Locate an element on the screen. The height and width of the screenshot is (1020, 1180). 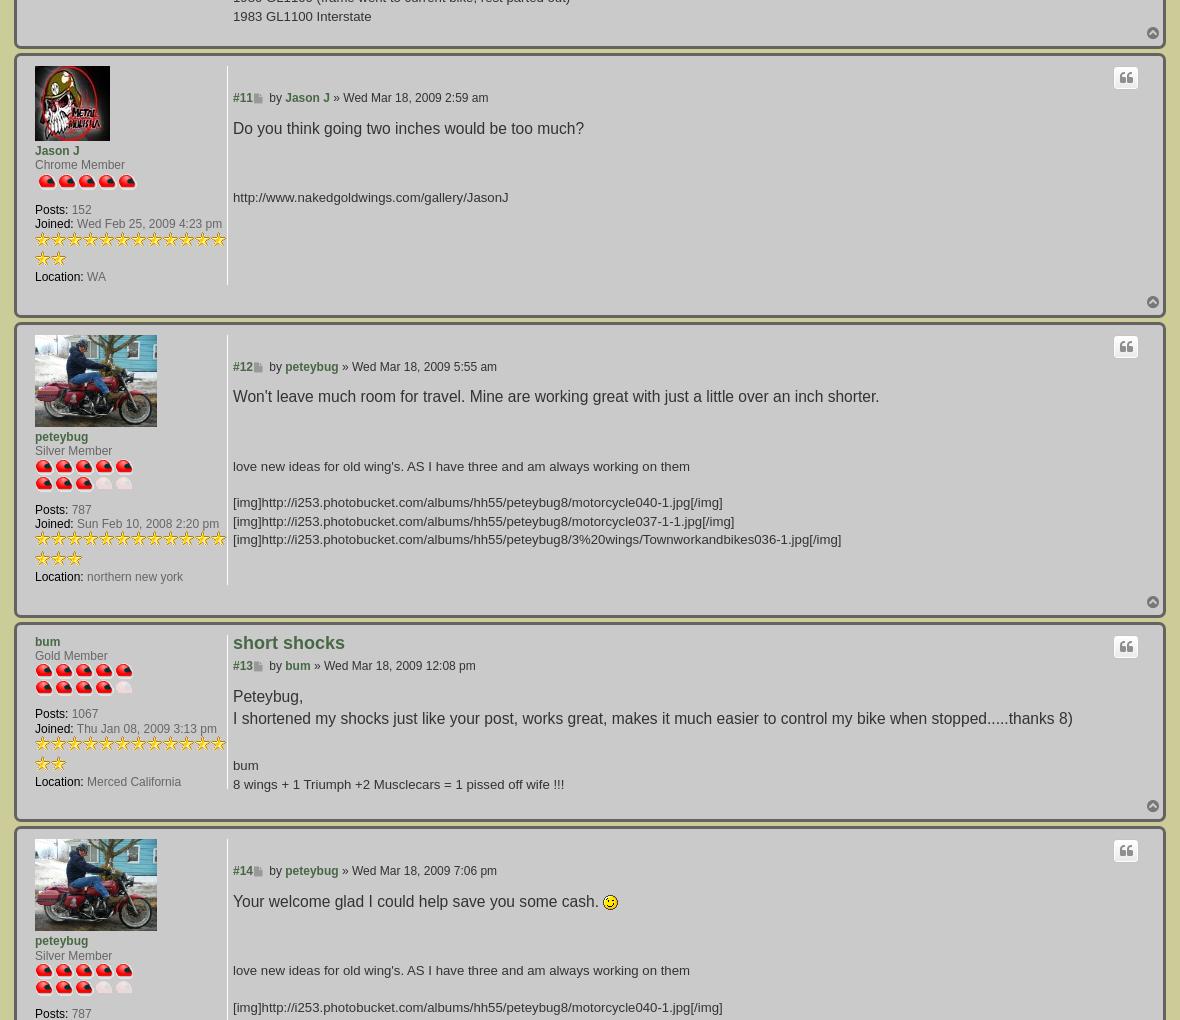
'short shocks' is located at coordinates (233, 641).